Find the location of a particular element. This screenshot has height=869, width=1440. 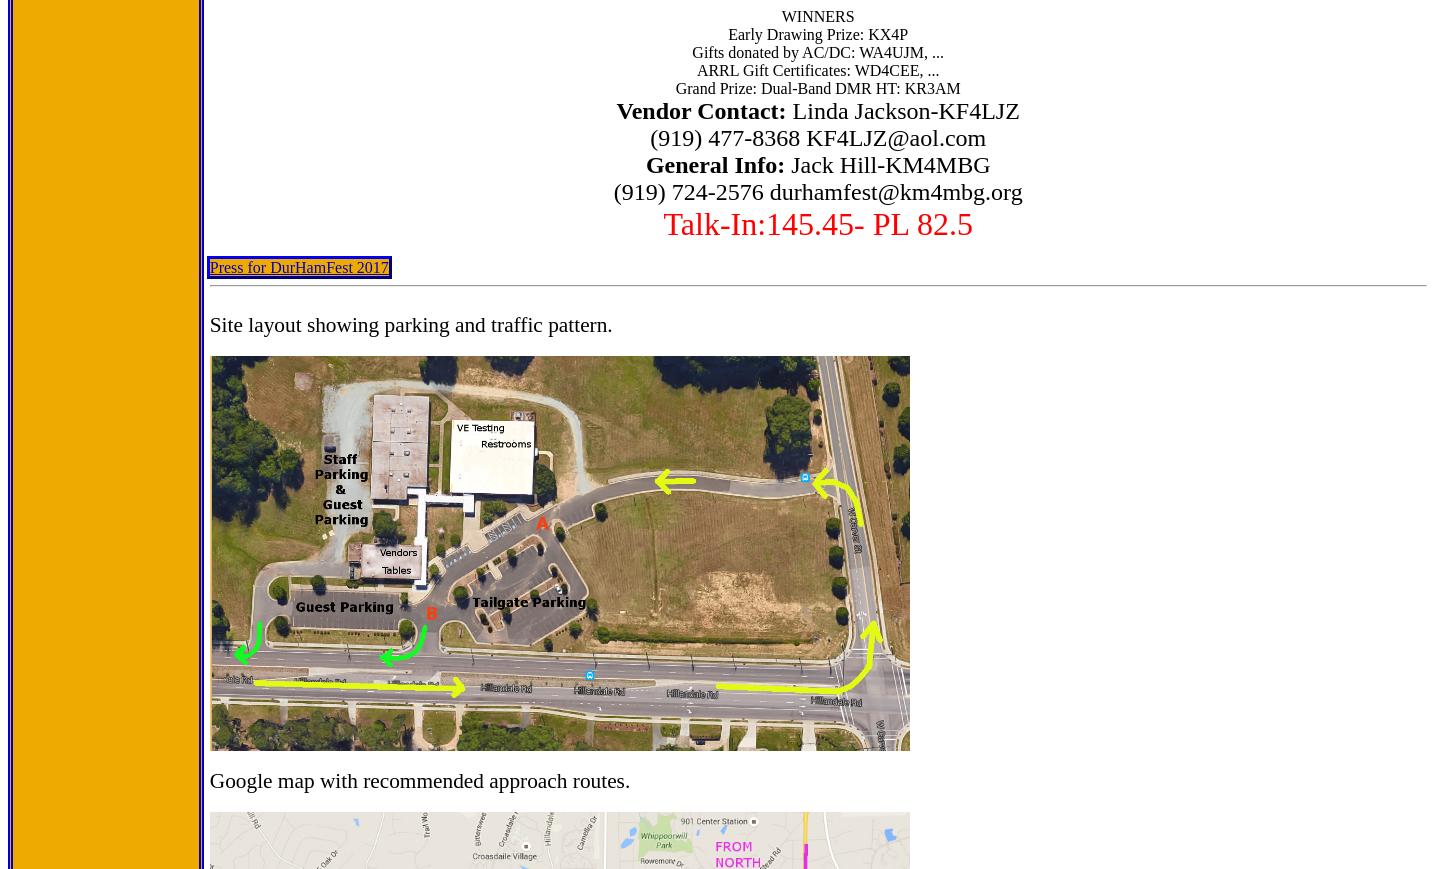

'Press for DurHamFest 2017' is located at coordinates (297, 266).